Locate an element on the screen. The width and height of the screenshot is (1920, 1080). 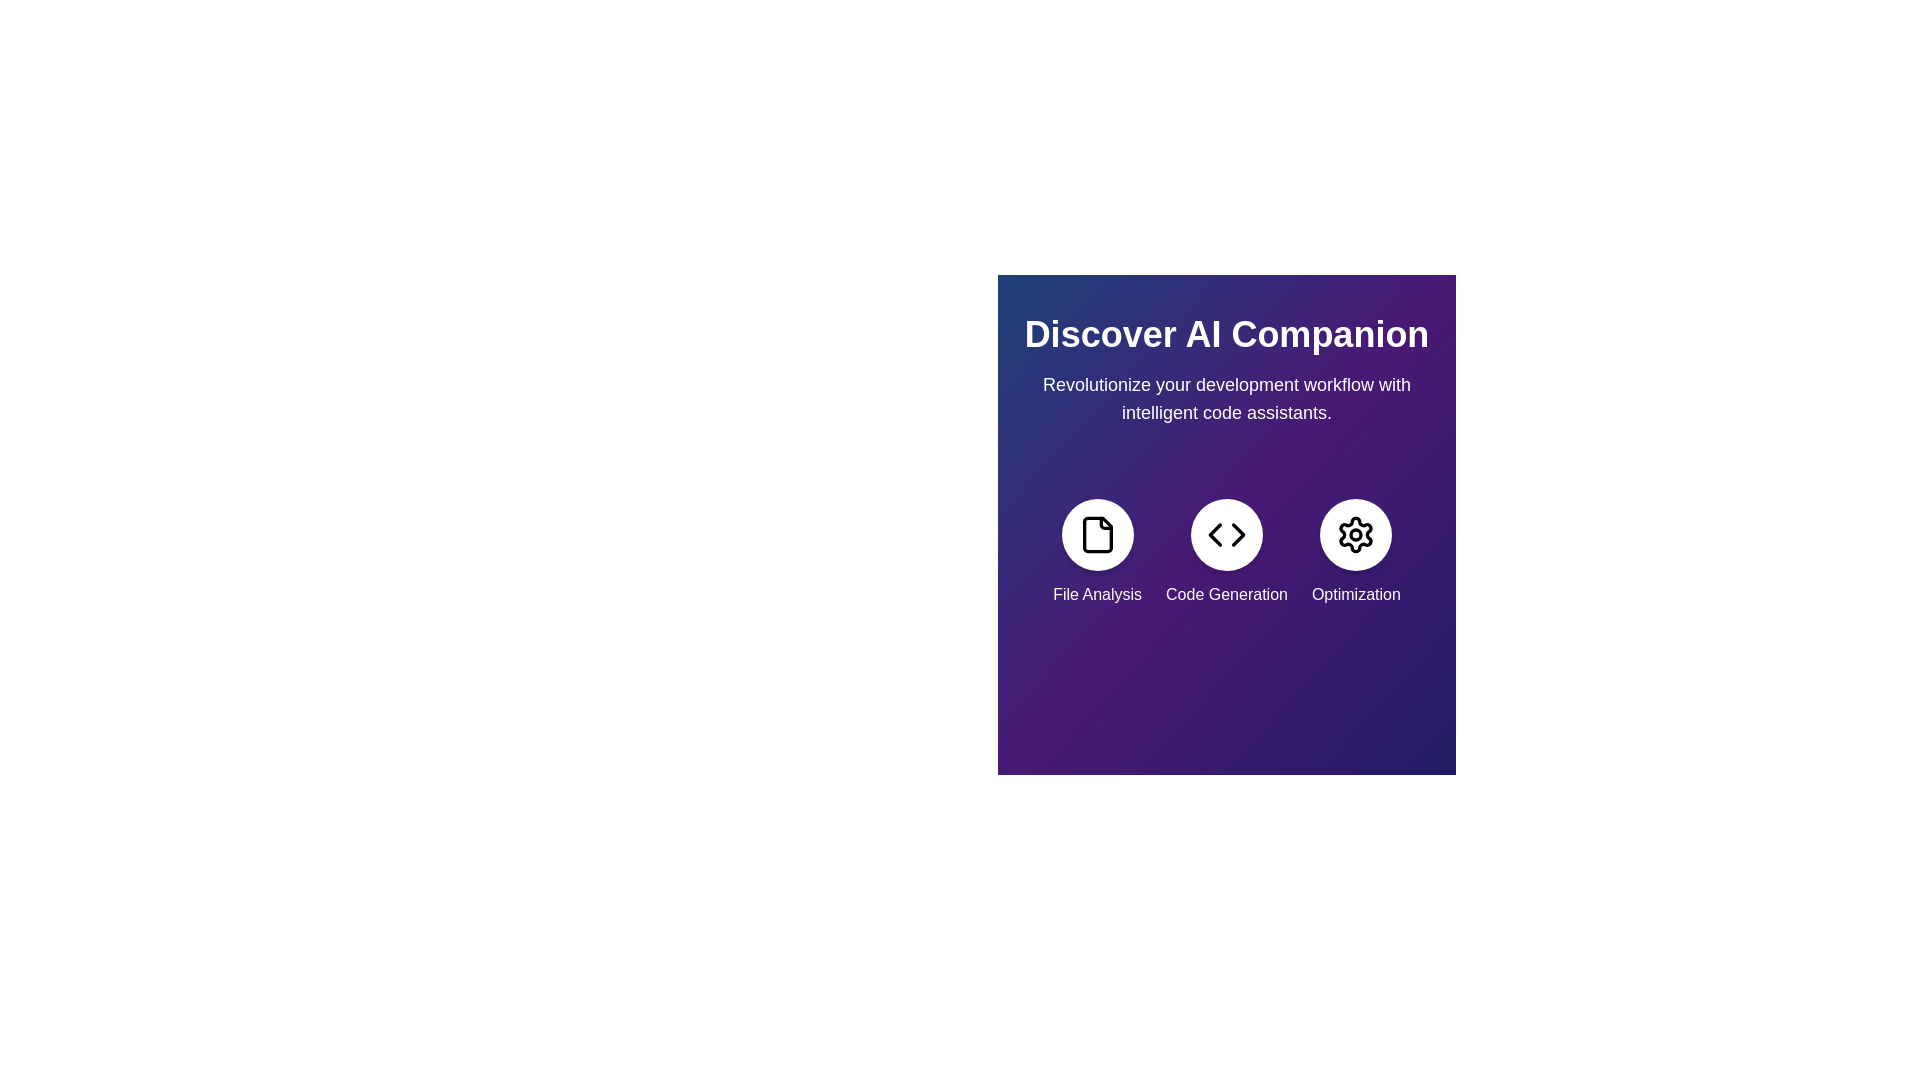
the third circular button below the 'Discover AI Companion' header is located at coordinates (1356, 552).